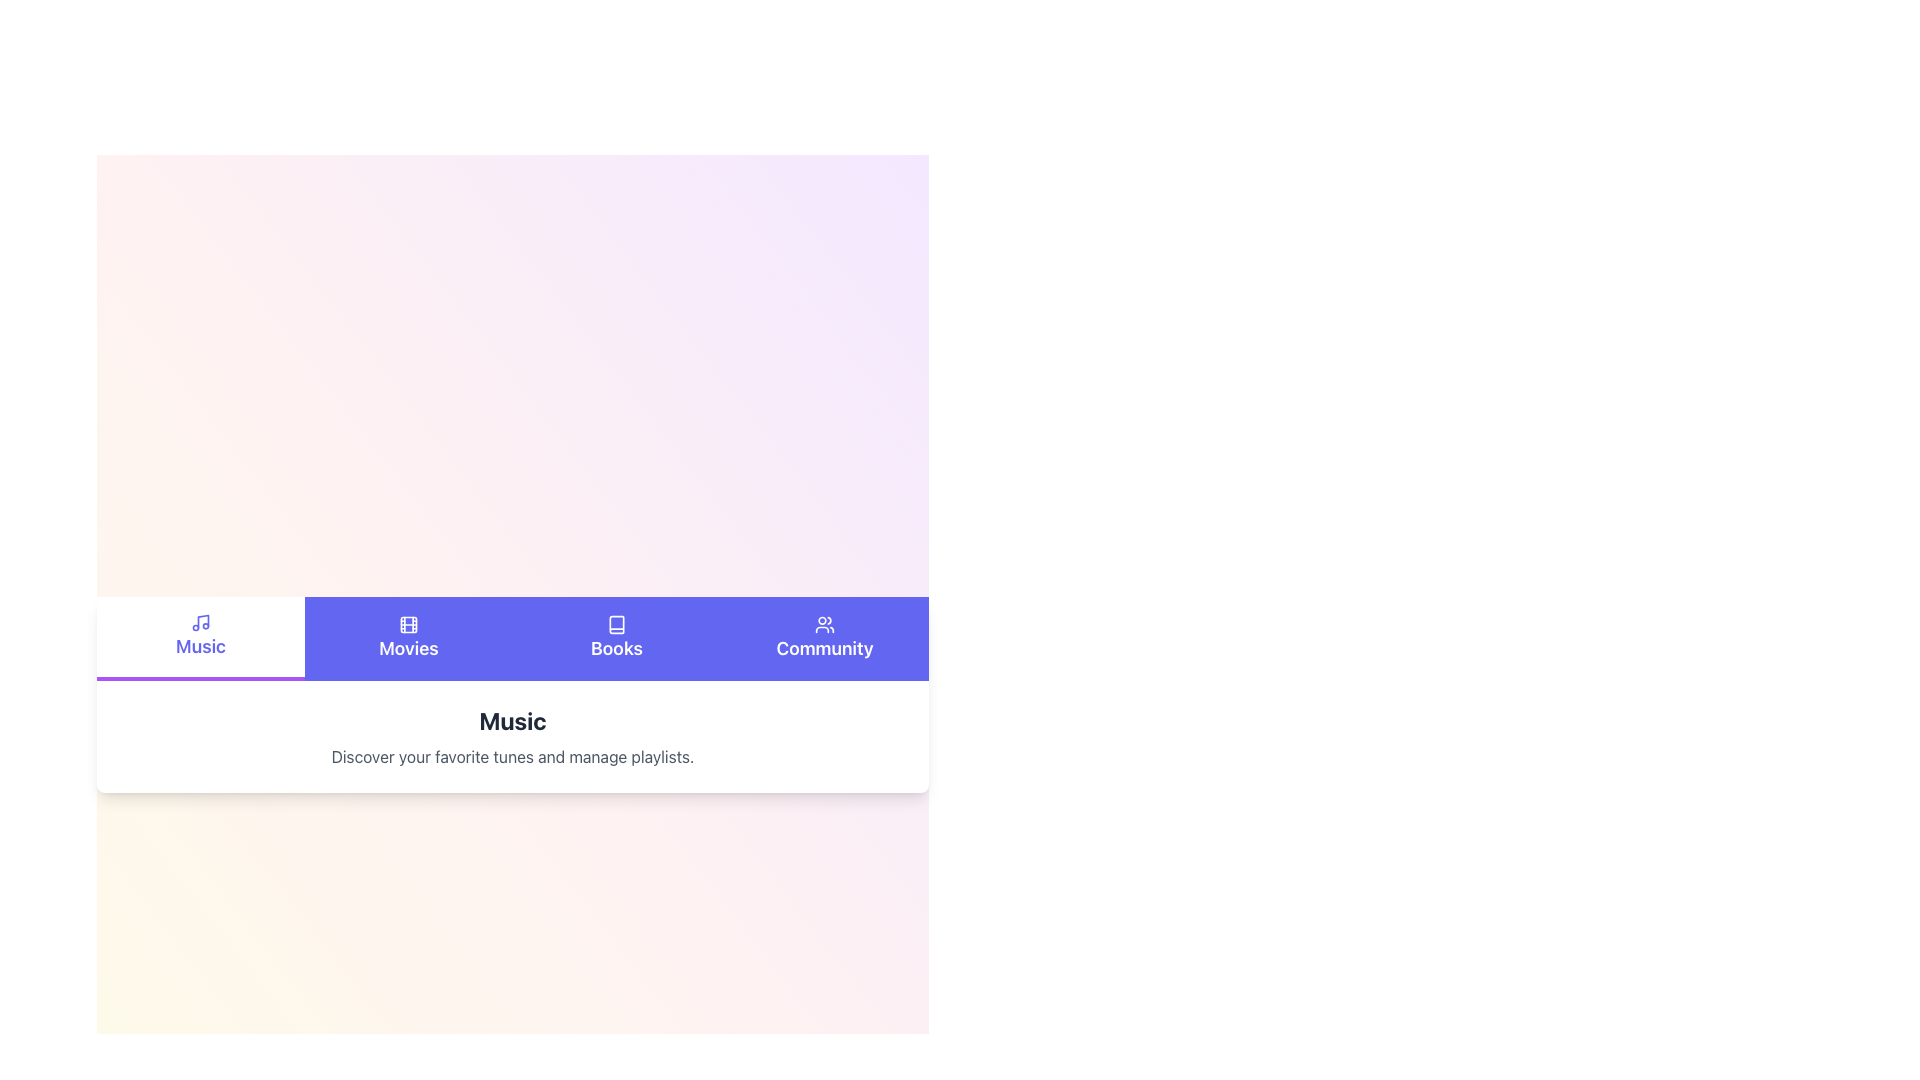 This screenshot has height=1080, width=1920. What do you see at coordinates (513, 756) in the screenshot?
I see `descriptive text block located below the bold 'Music' text, which summarizes the features of the Music section` at bounding box center [513, 756].